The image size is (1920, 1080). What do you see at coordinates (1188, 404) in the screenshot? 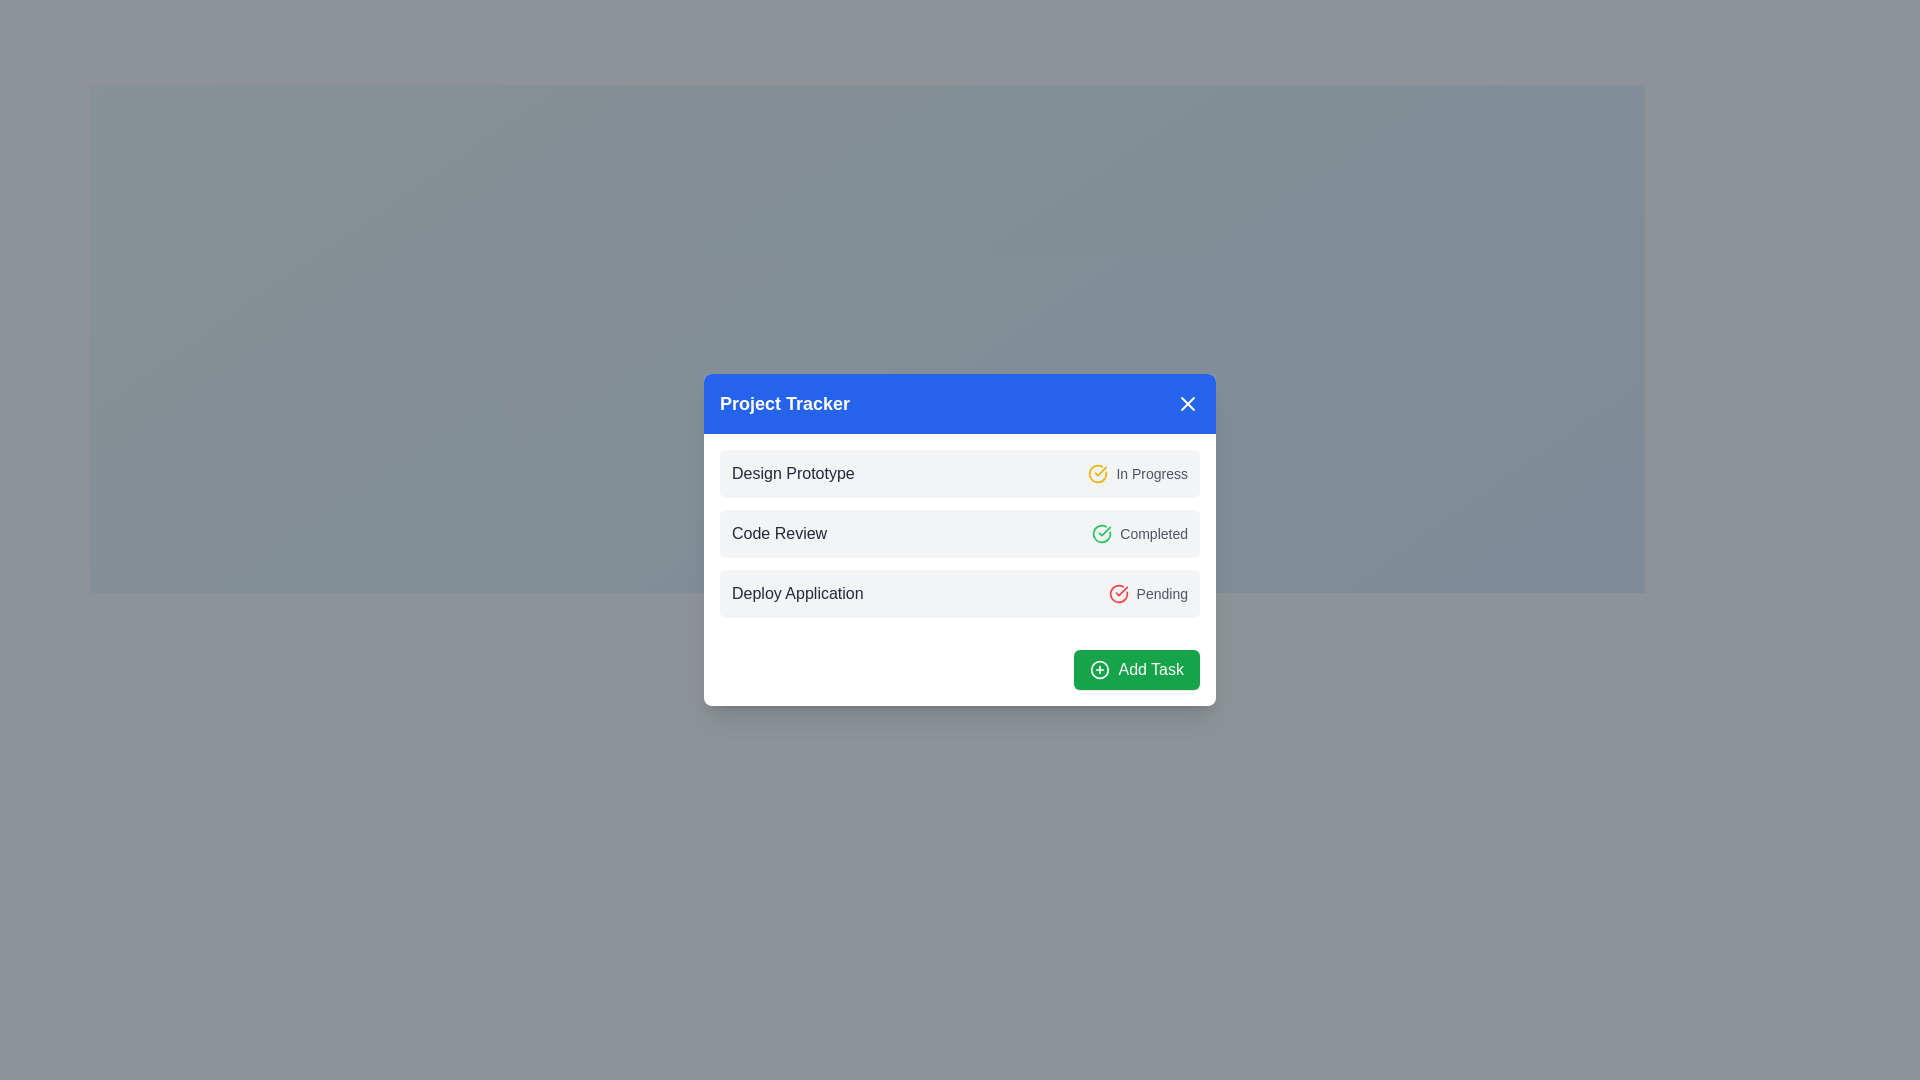
I see `the 'X' shaped button located in the upper-right corner of the blue header titled 'Project Tracker'` at bounding box center [1188, 404].